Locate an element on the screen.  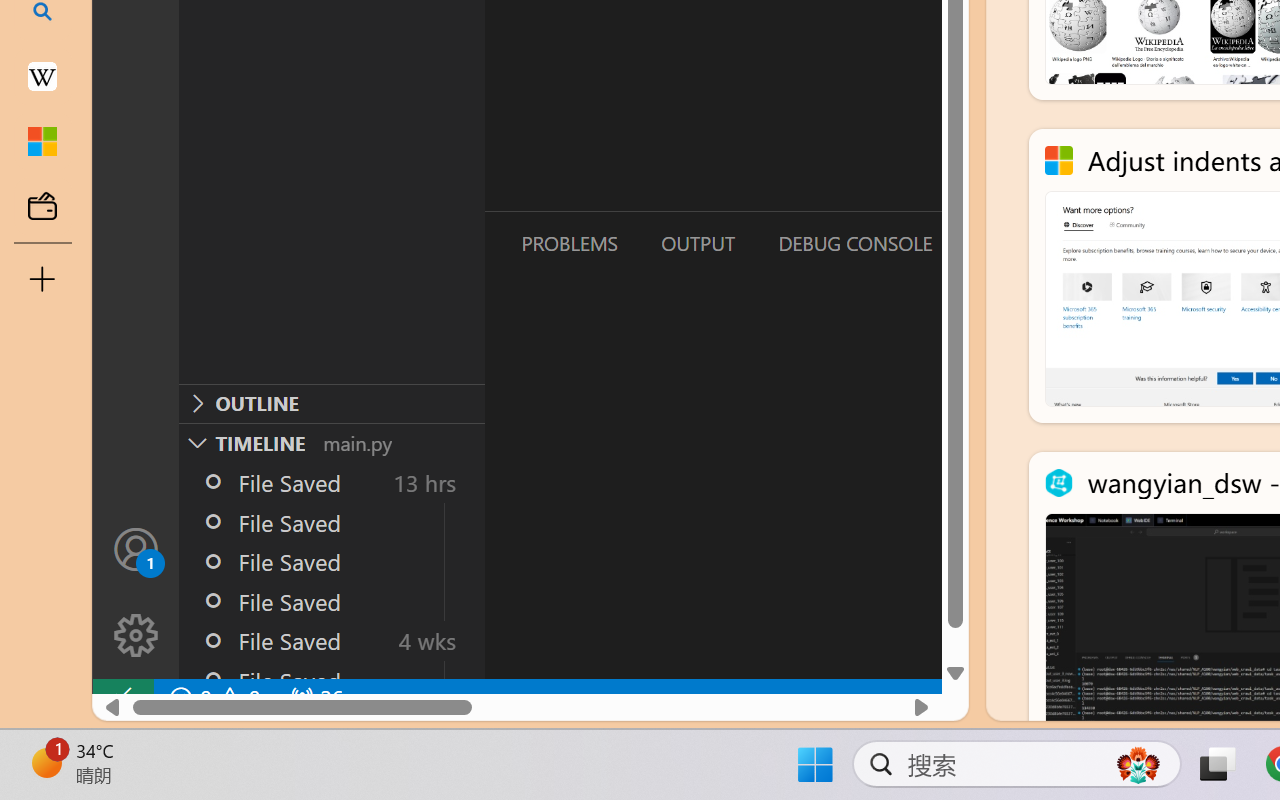
'Output (Ctrl+Shift+U)' is located at coordinates (696, 242).